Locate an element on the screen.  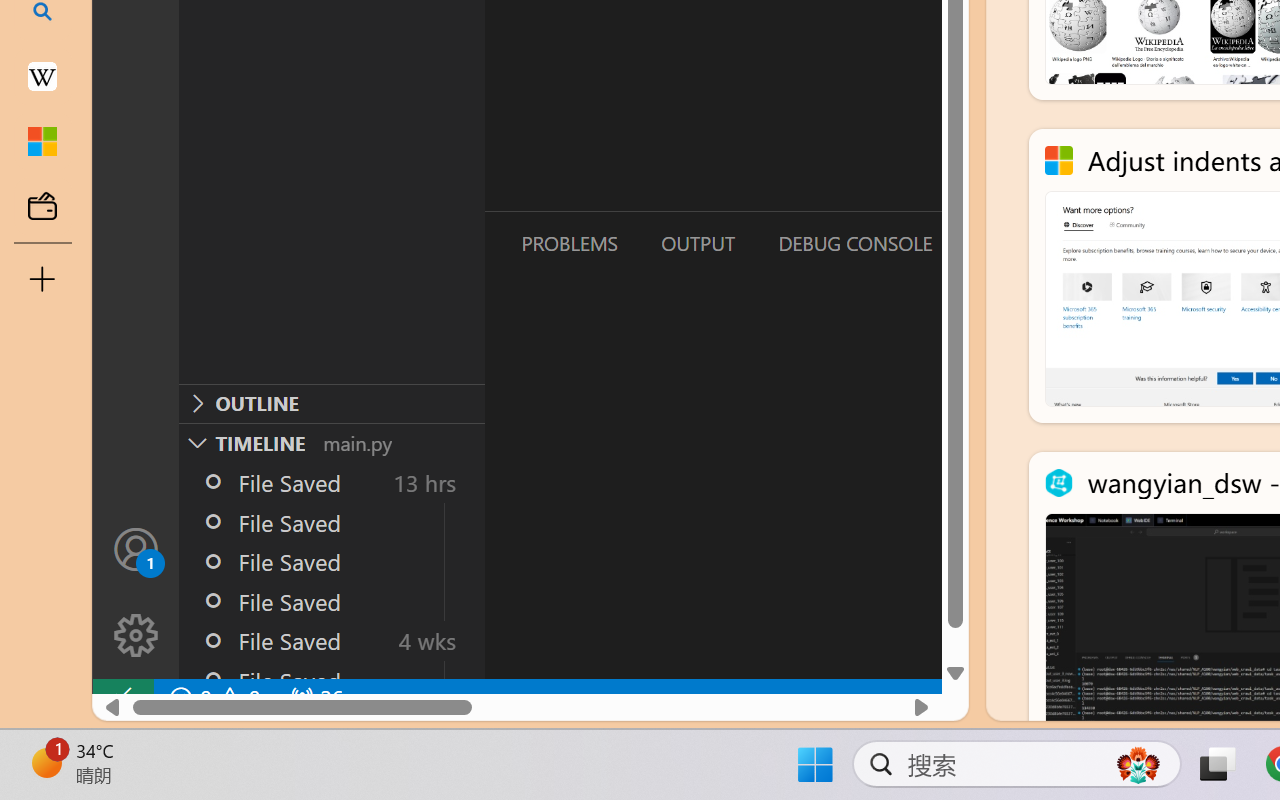
'Output (Ctrl+Shift+U)' is located at coordinates (696, 242).